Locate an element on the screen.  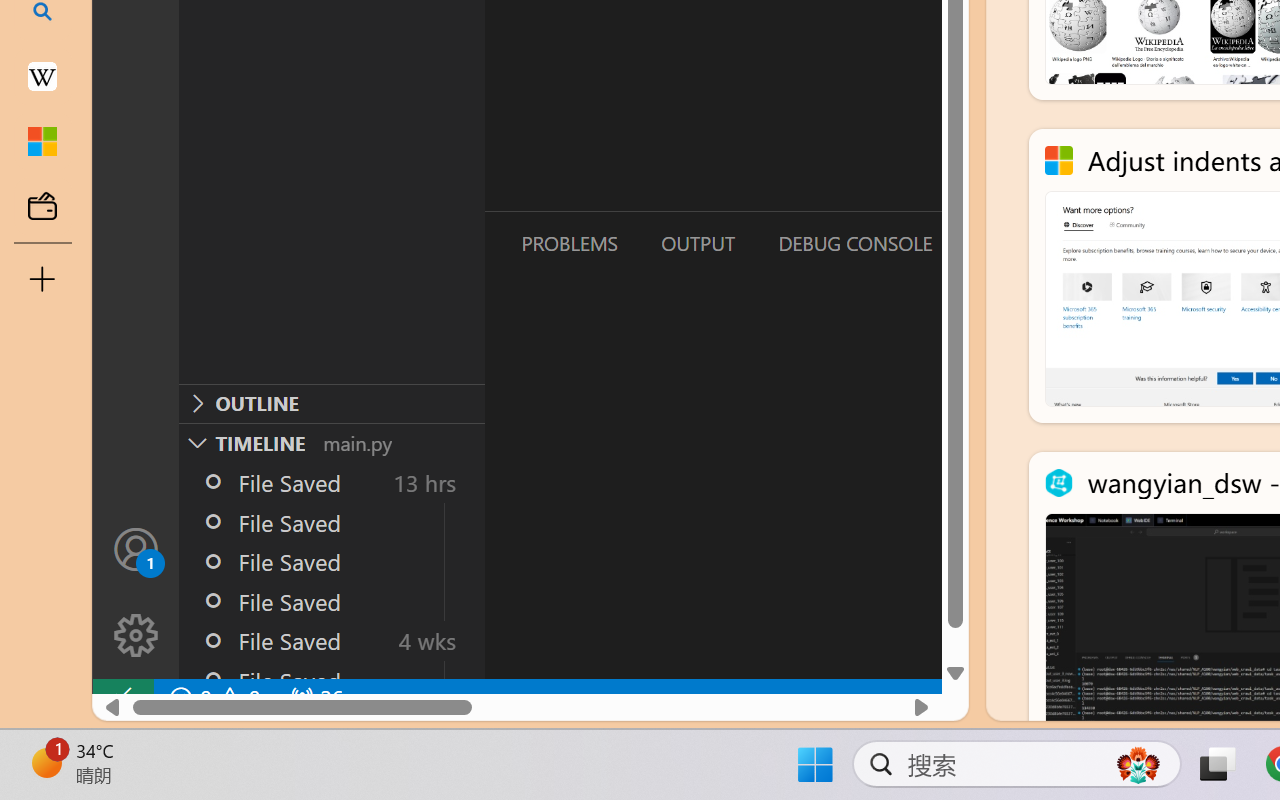
'Output (Ctrl+Shift+U)' is located at coordinates (696, 242).